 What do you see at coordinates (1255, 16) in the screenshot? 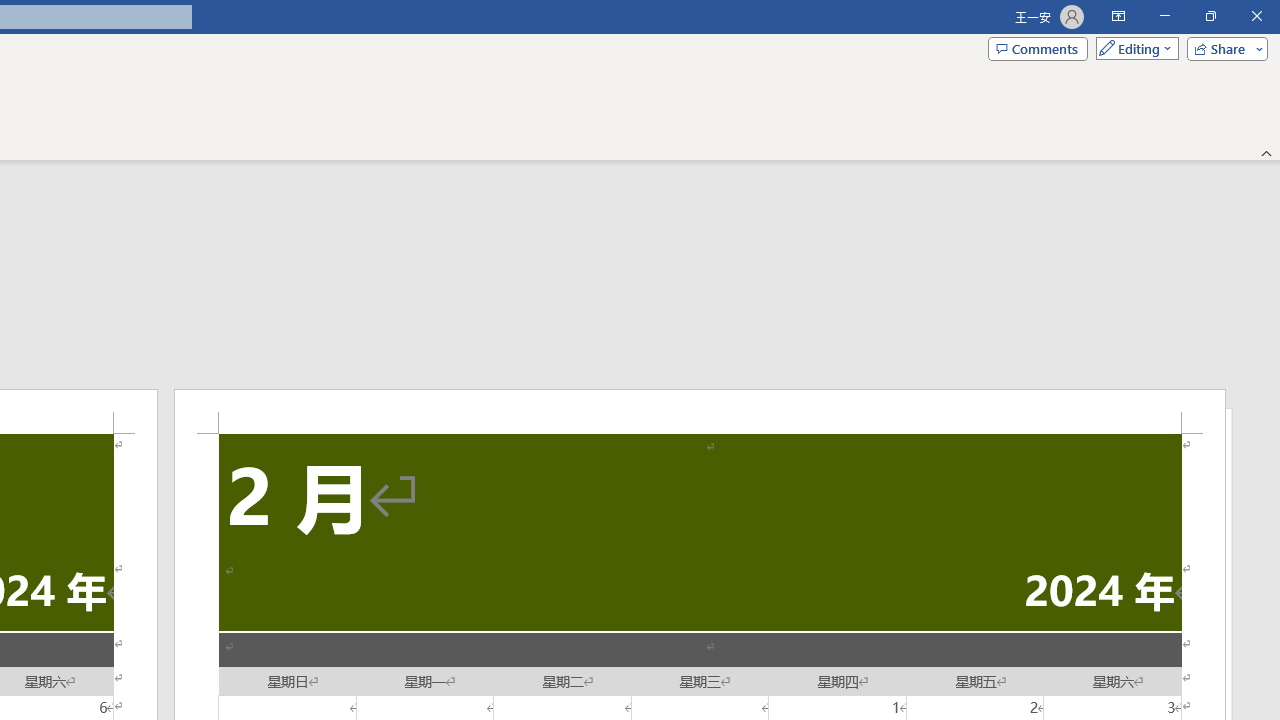
I see `'Close'` at bounding box center [1255, 16].